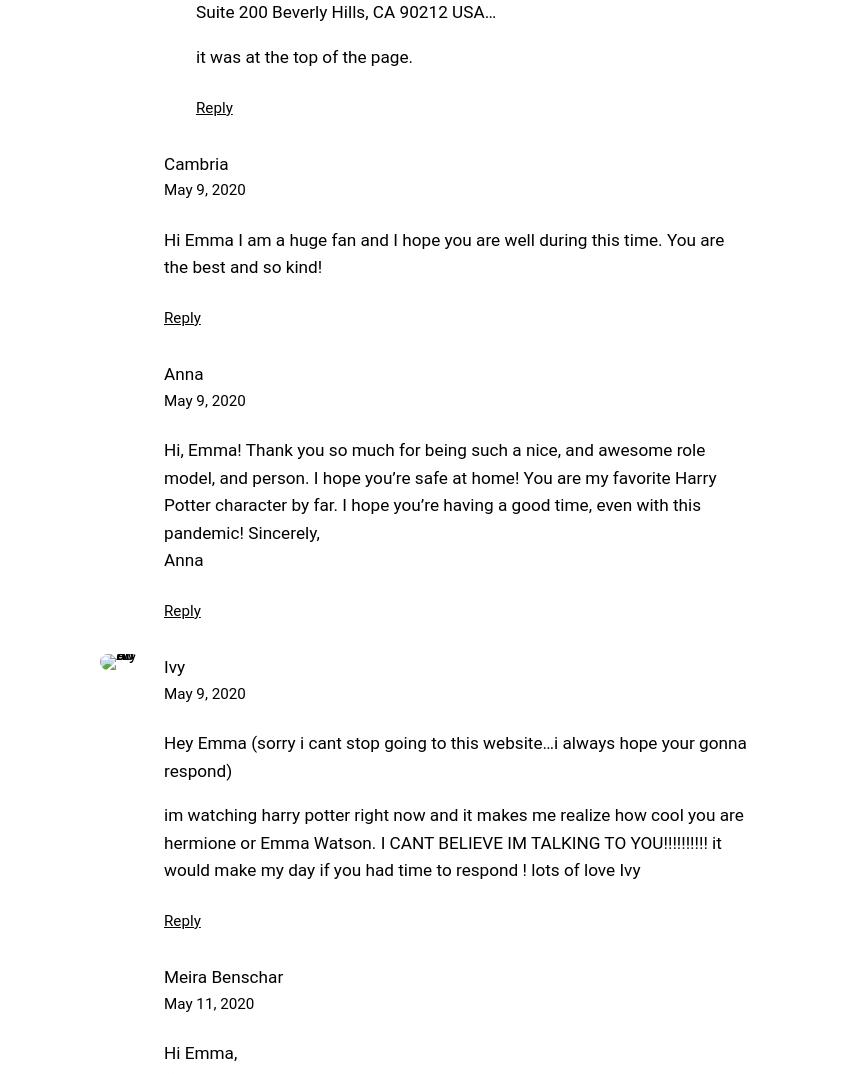  What do you see at coordinates (223, 976) in the screenshot?
I see `'Meira Benschar'` at bounding box center [223, 976].